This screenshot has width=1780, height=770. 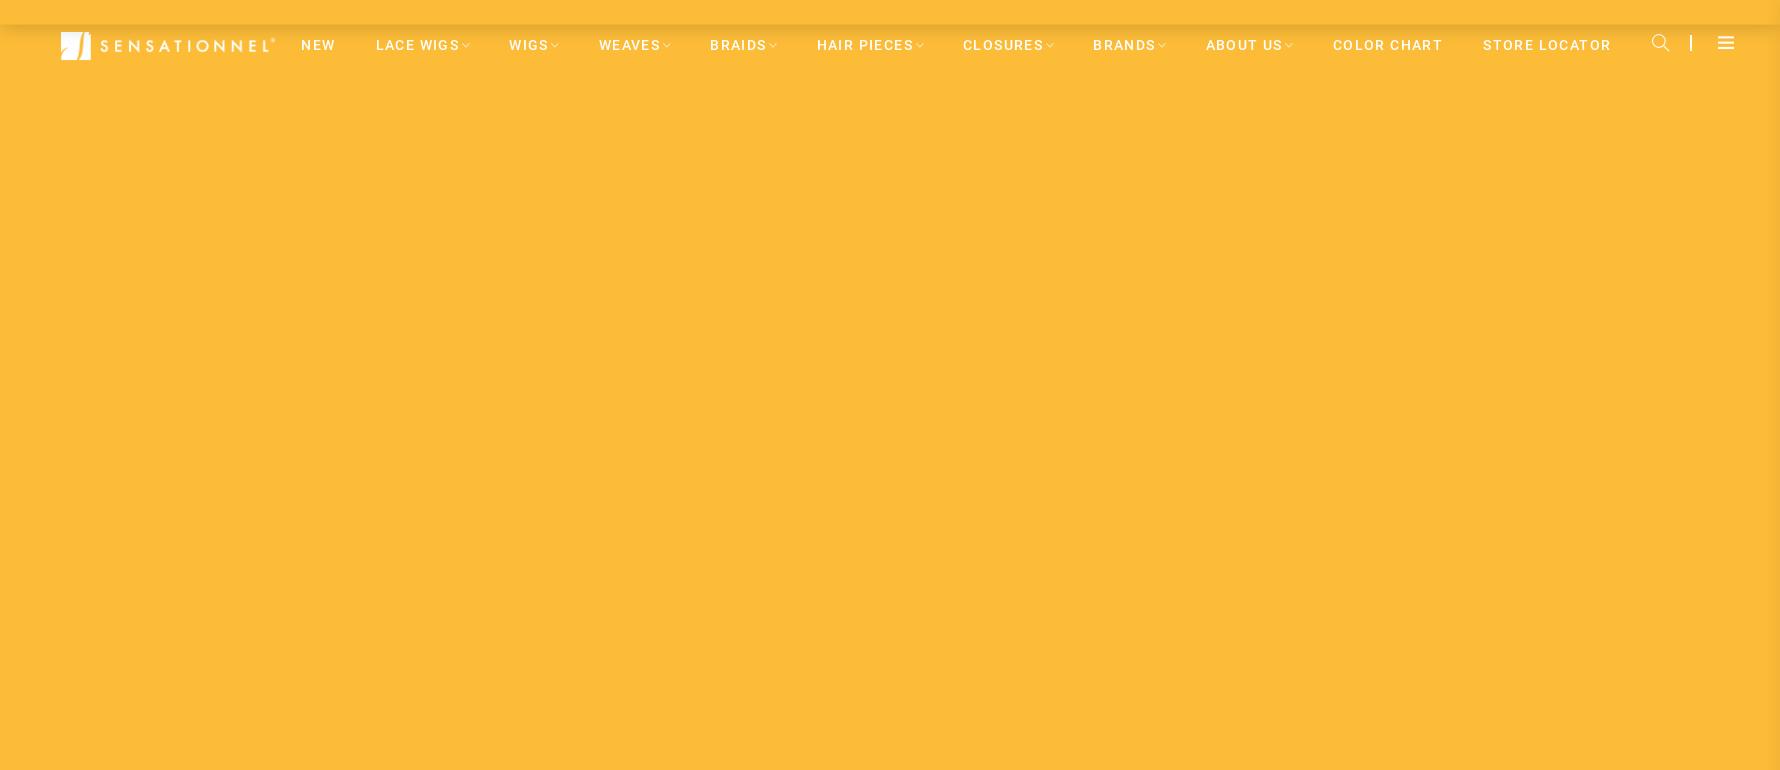 What do you see at coordinates (318, 43) in the screenshot?
I see `'NEW'` at bounding box center [318, 43].